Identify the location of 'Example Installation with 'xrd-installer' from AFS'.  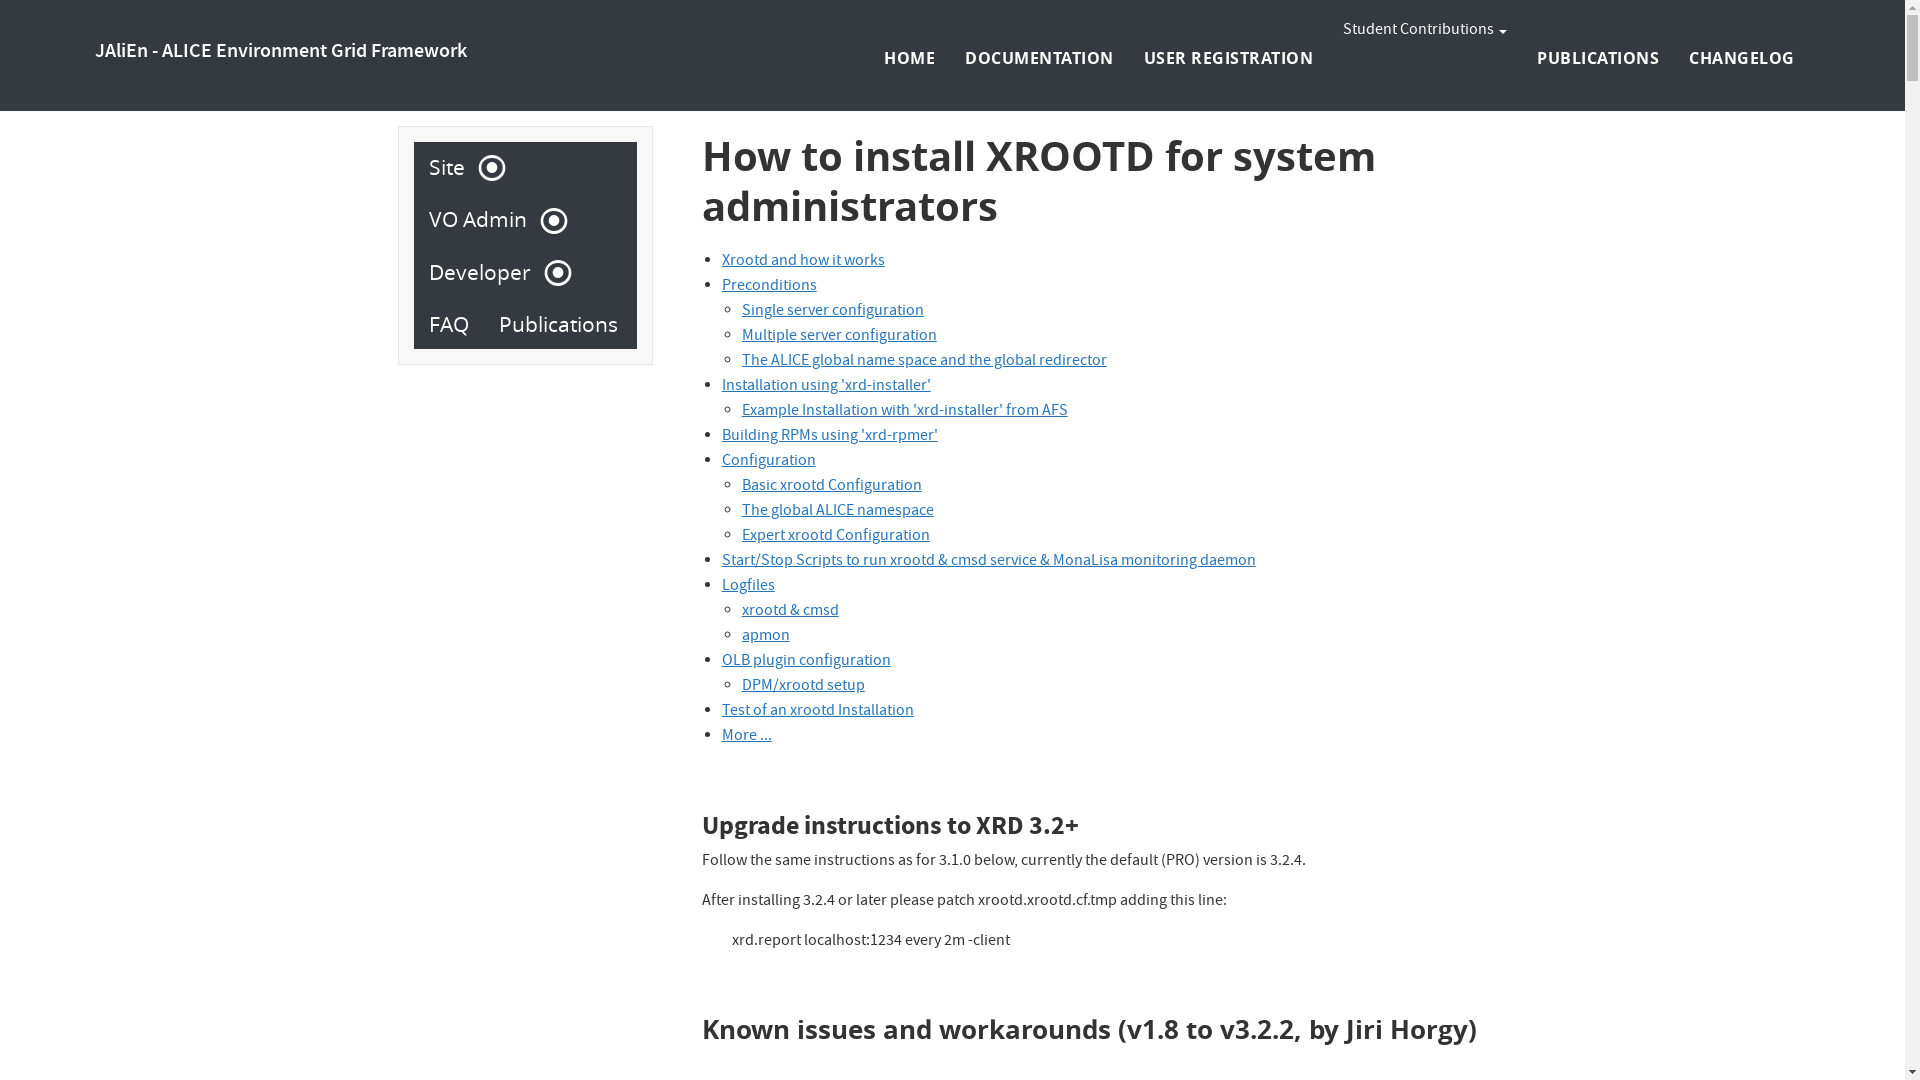
(904, 411).